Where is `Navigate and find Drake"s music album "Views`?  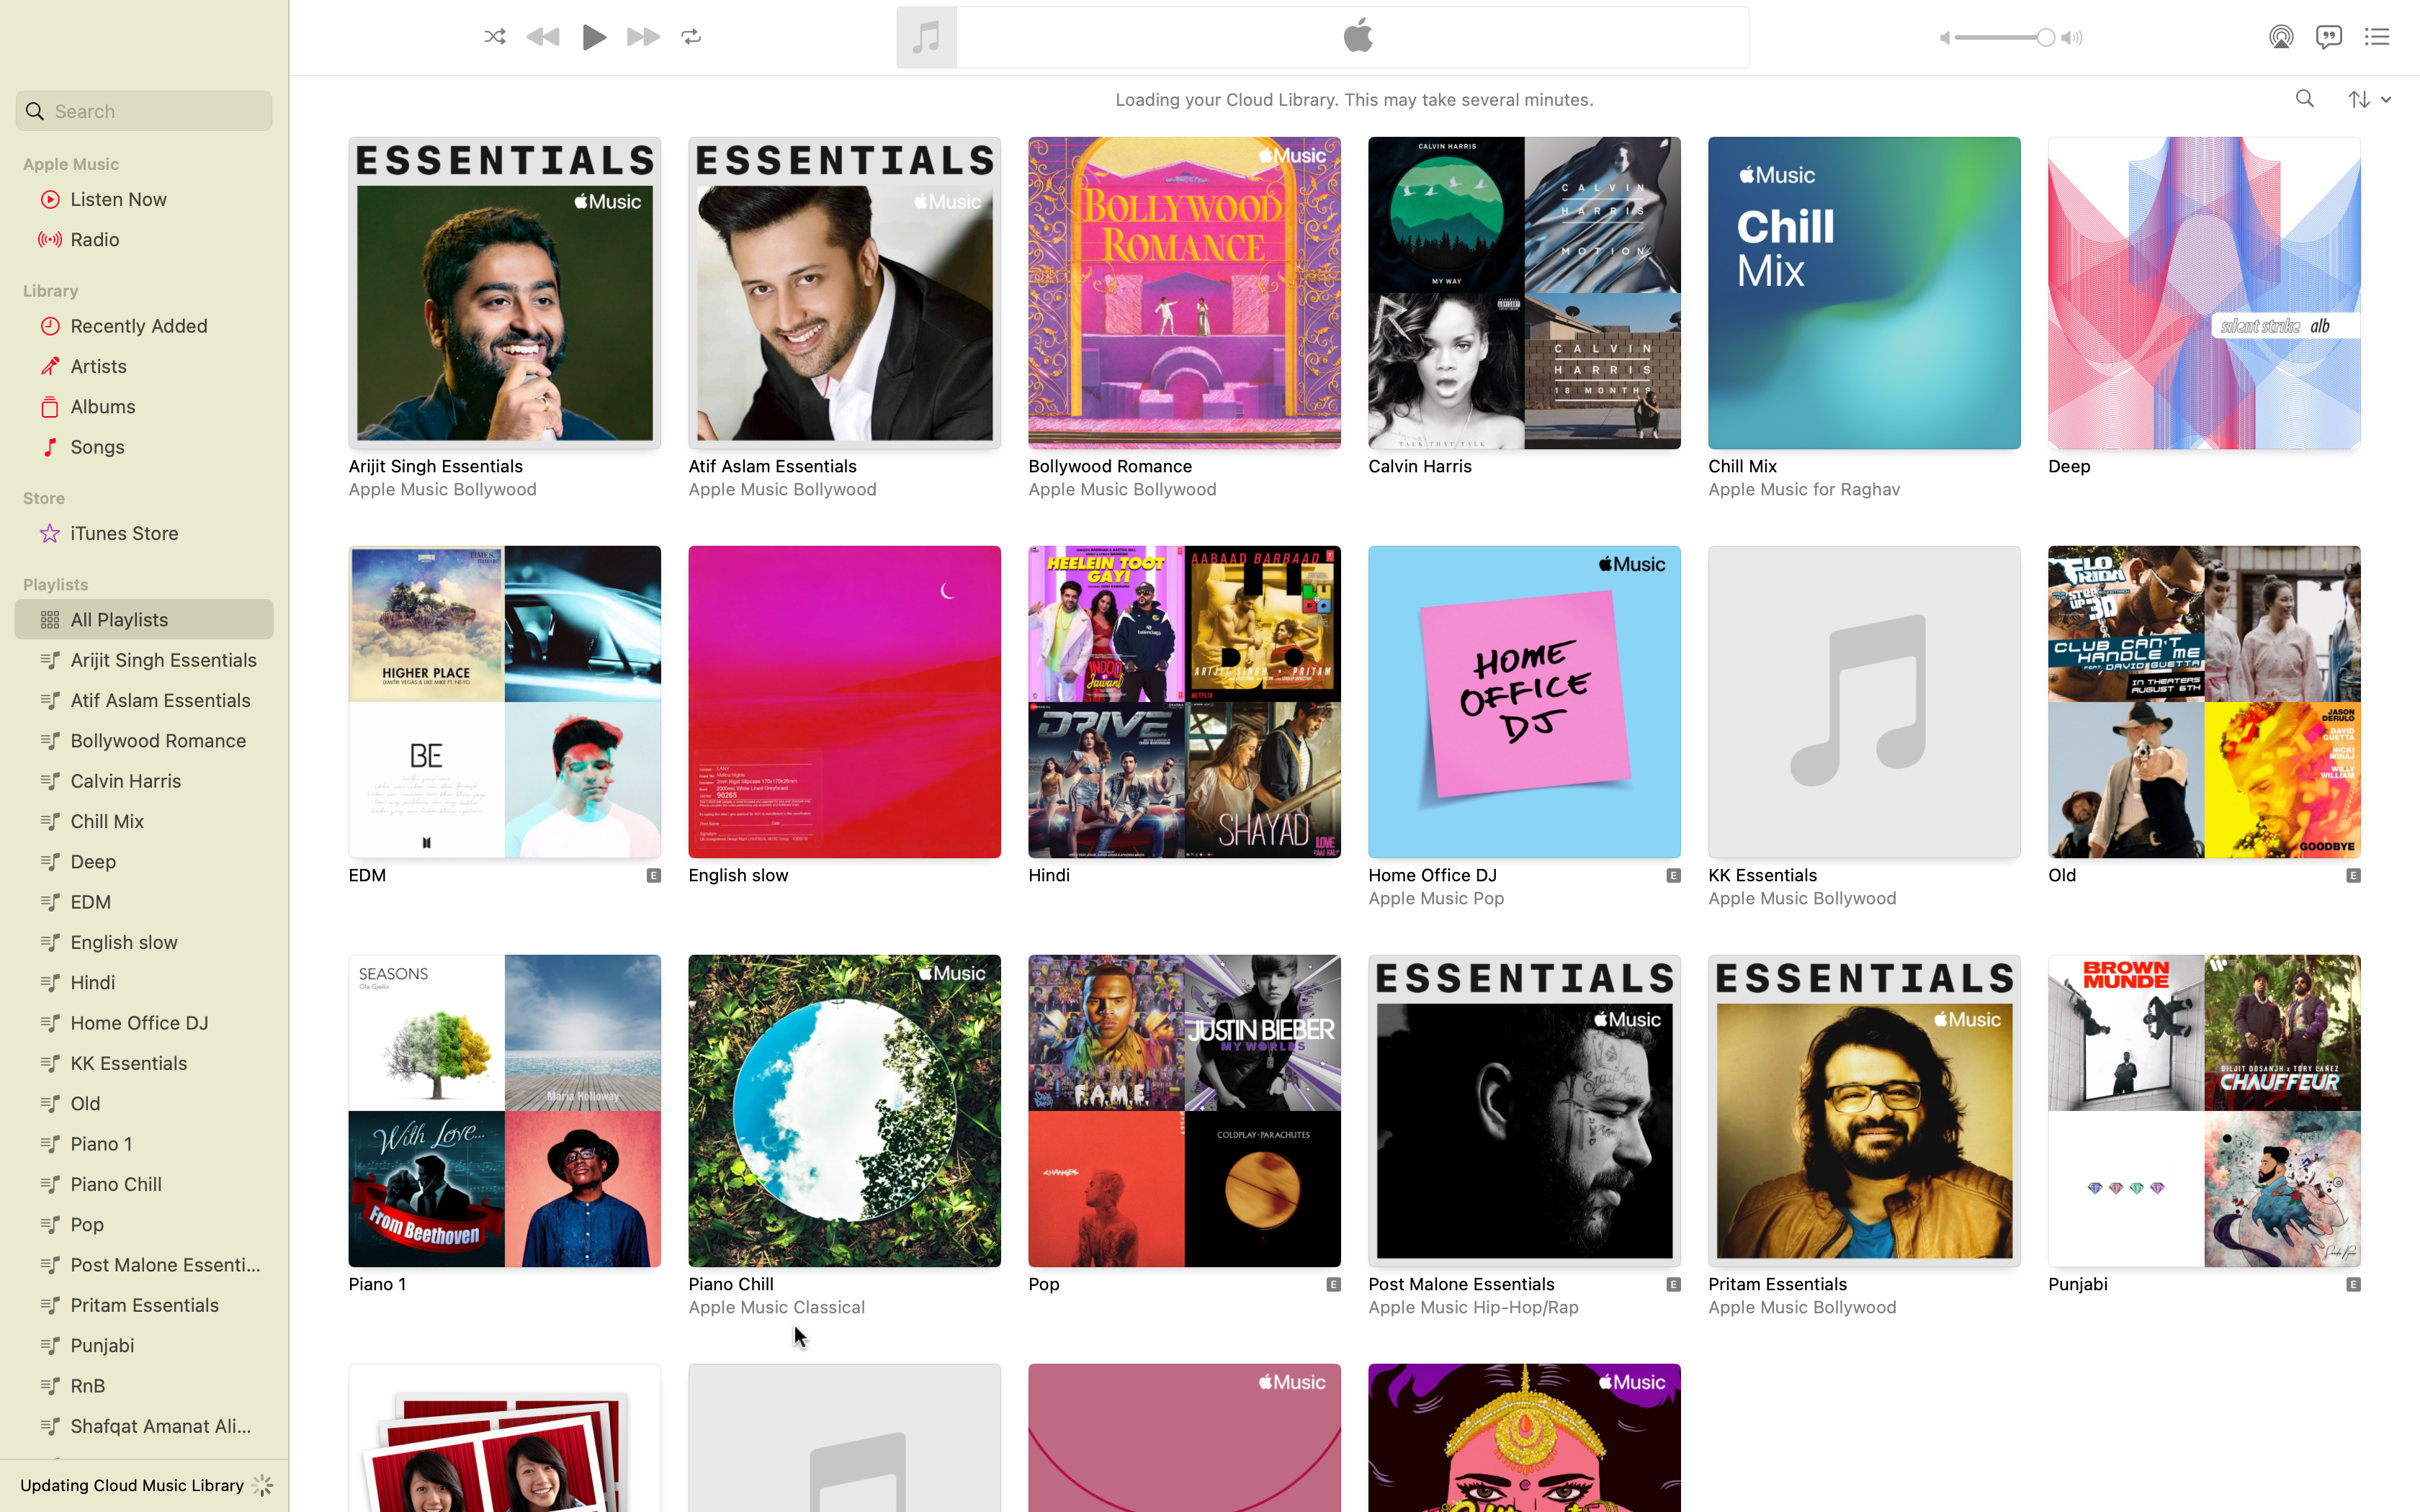 Navigate and find Drake"s music album "Views is located at coordinates (2305, 99).